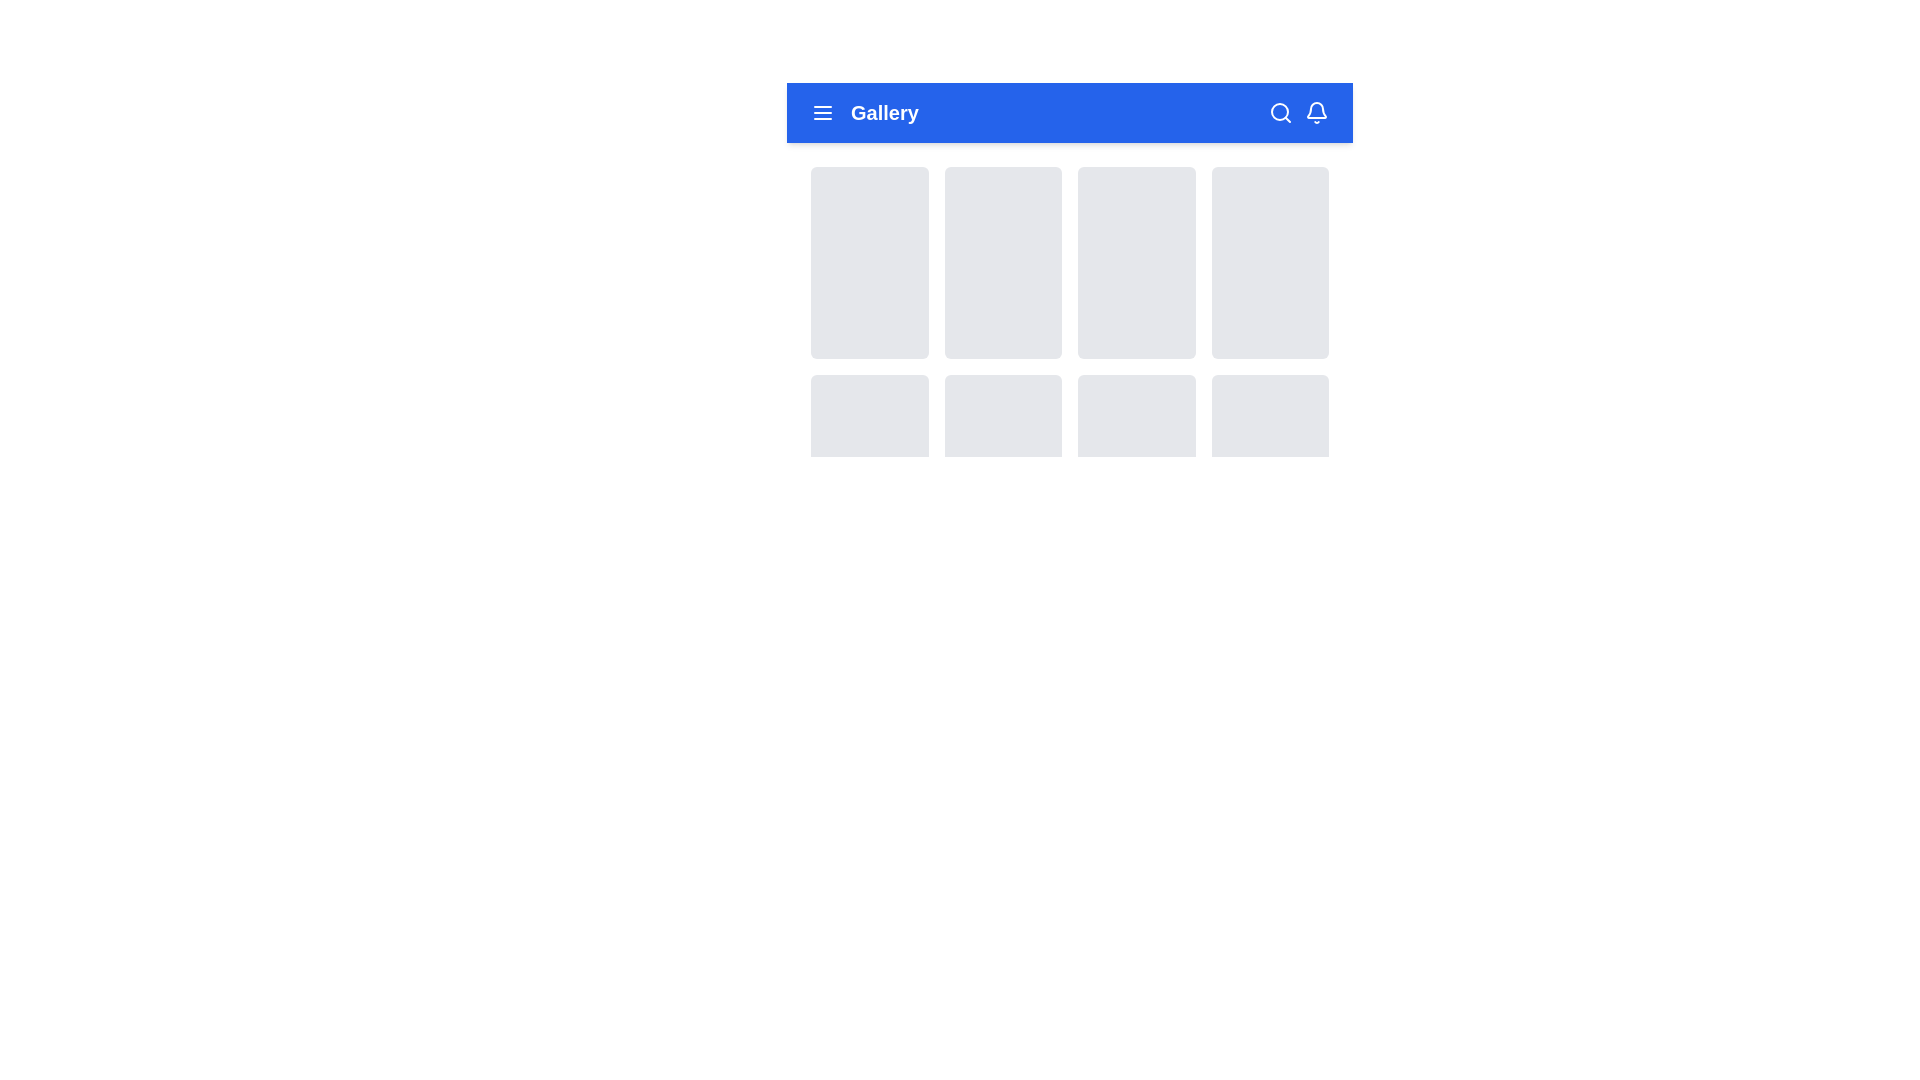 The width and height of the screenshot is (1920, 1080). I want to click on the search icon button located in the upper-right corner of the blue navigation bar, immediately to the left of the bell icon, so click(1281, 112).